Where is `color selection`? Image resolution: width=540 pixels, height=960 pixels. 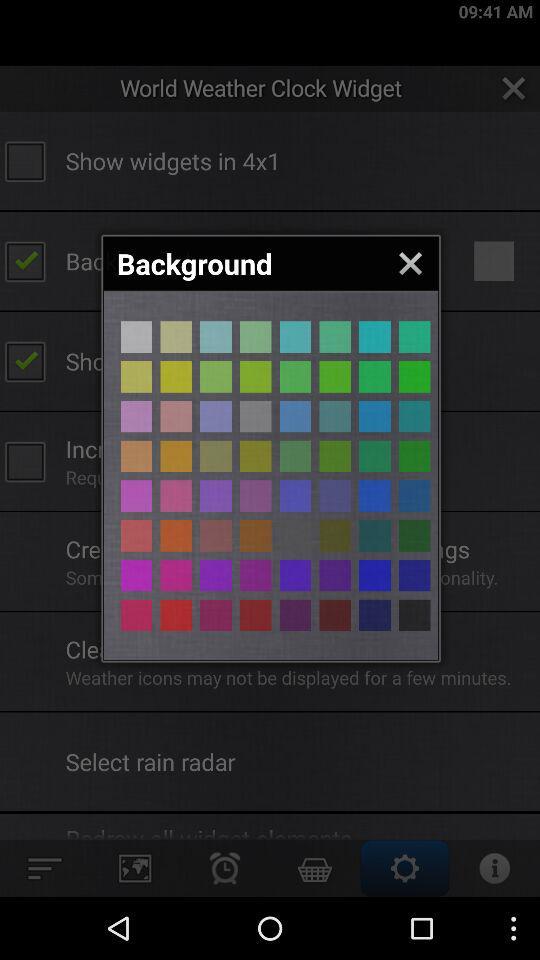 color selection is located at coordinates (176, 375).